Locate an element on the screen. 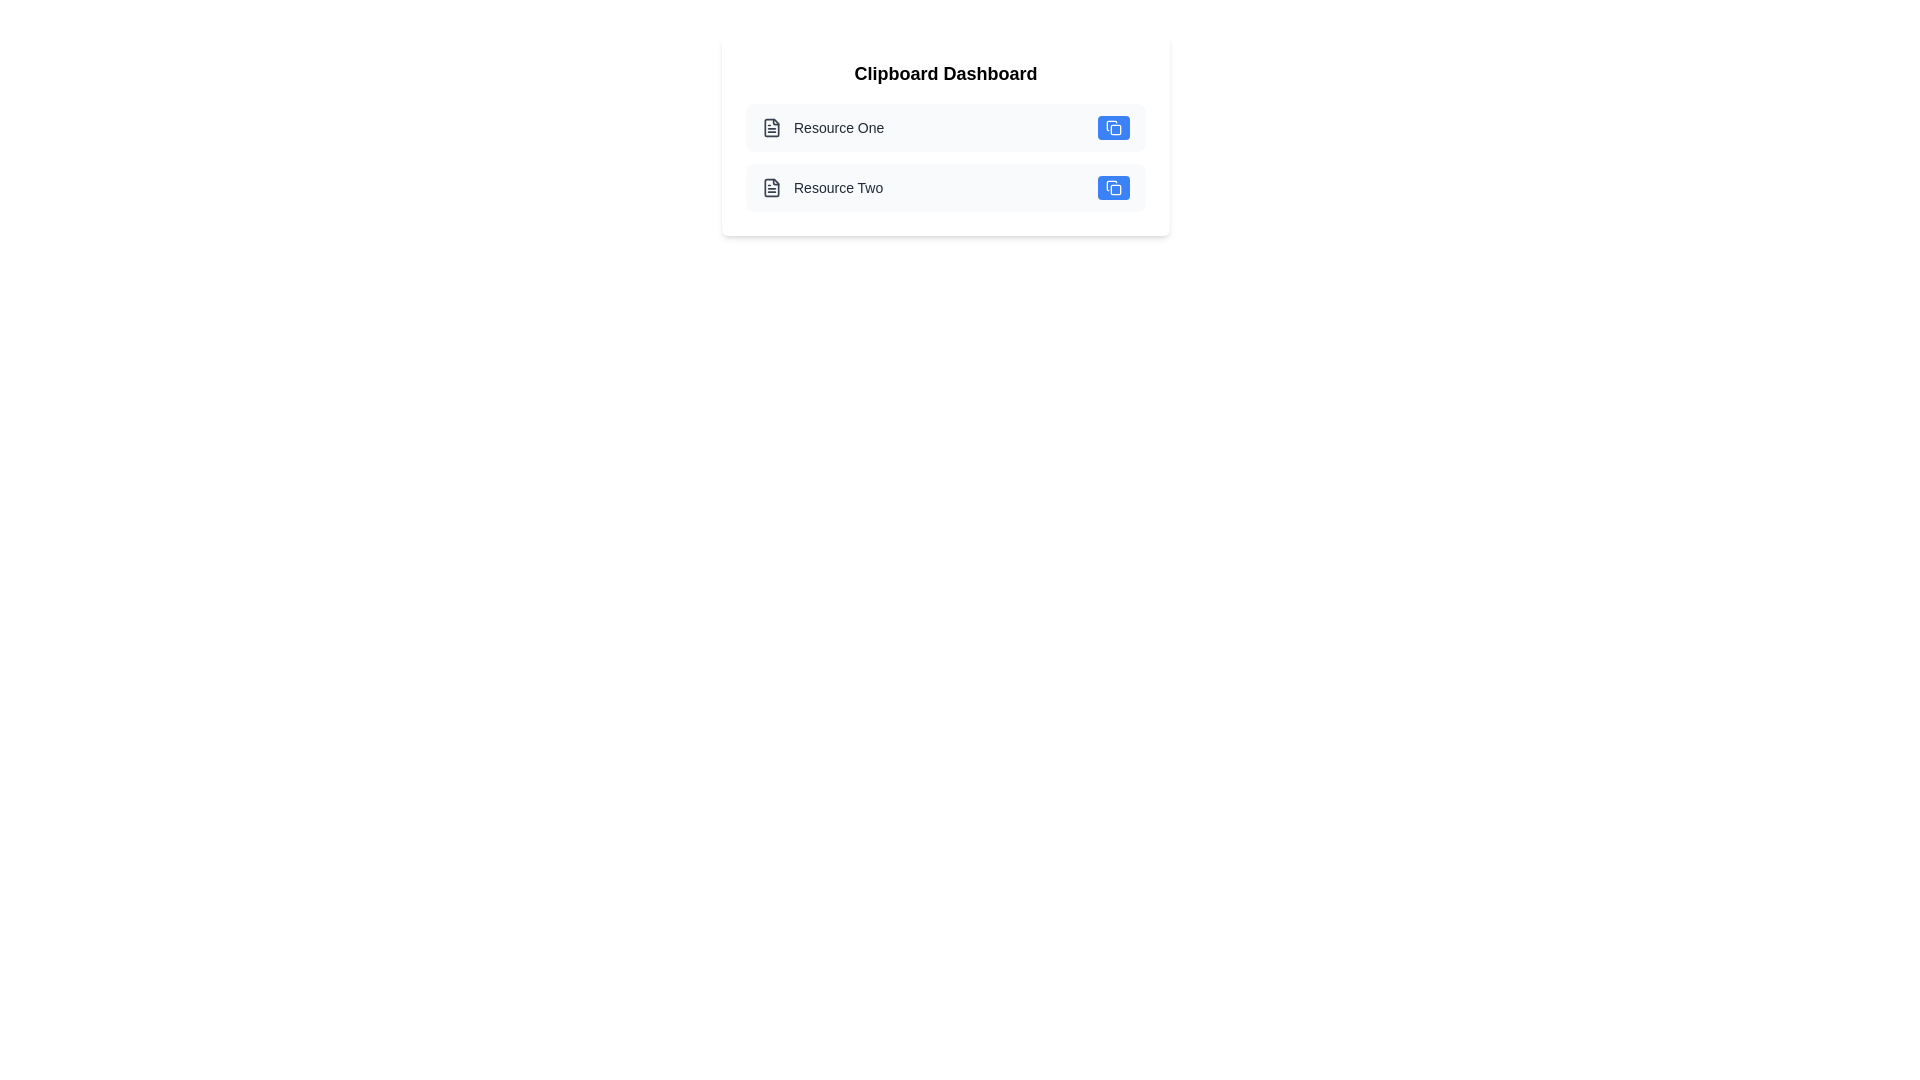  the copy icon located within the blue button next to the text 'Resource Two' in the second row of the 'Clipboard Dashboard' is located at coordinates (1112, 188).